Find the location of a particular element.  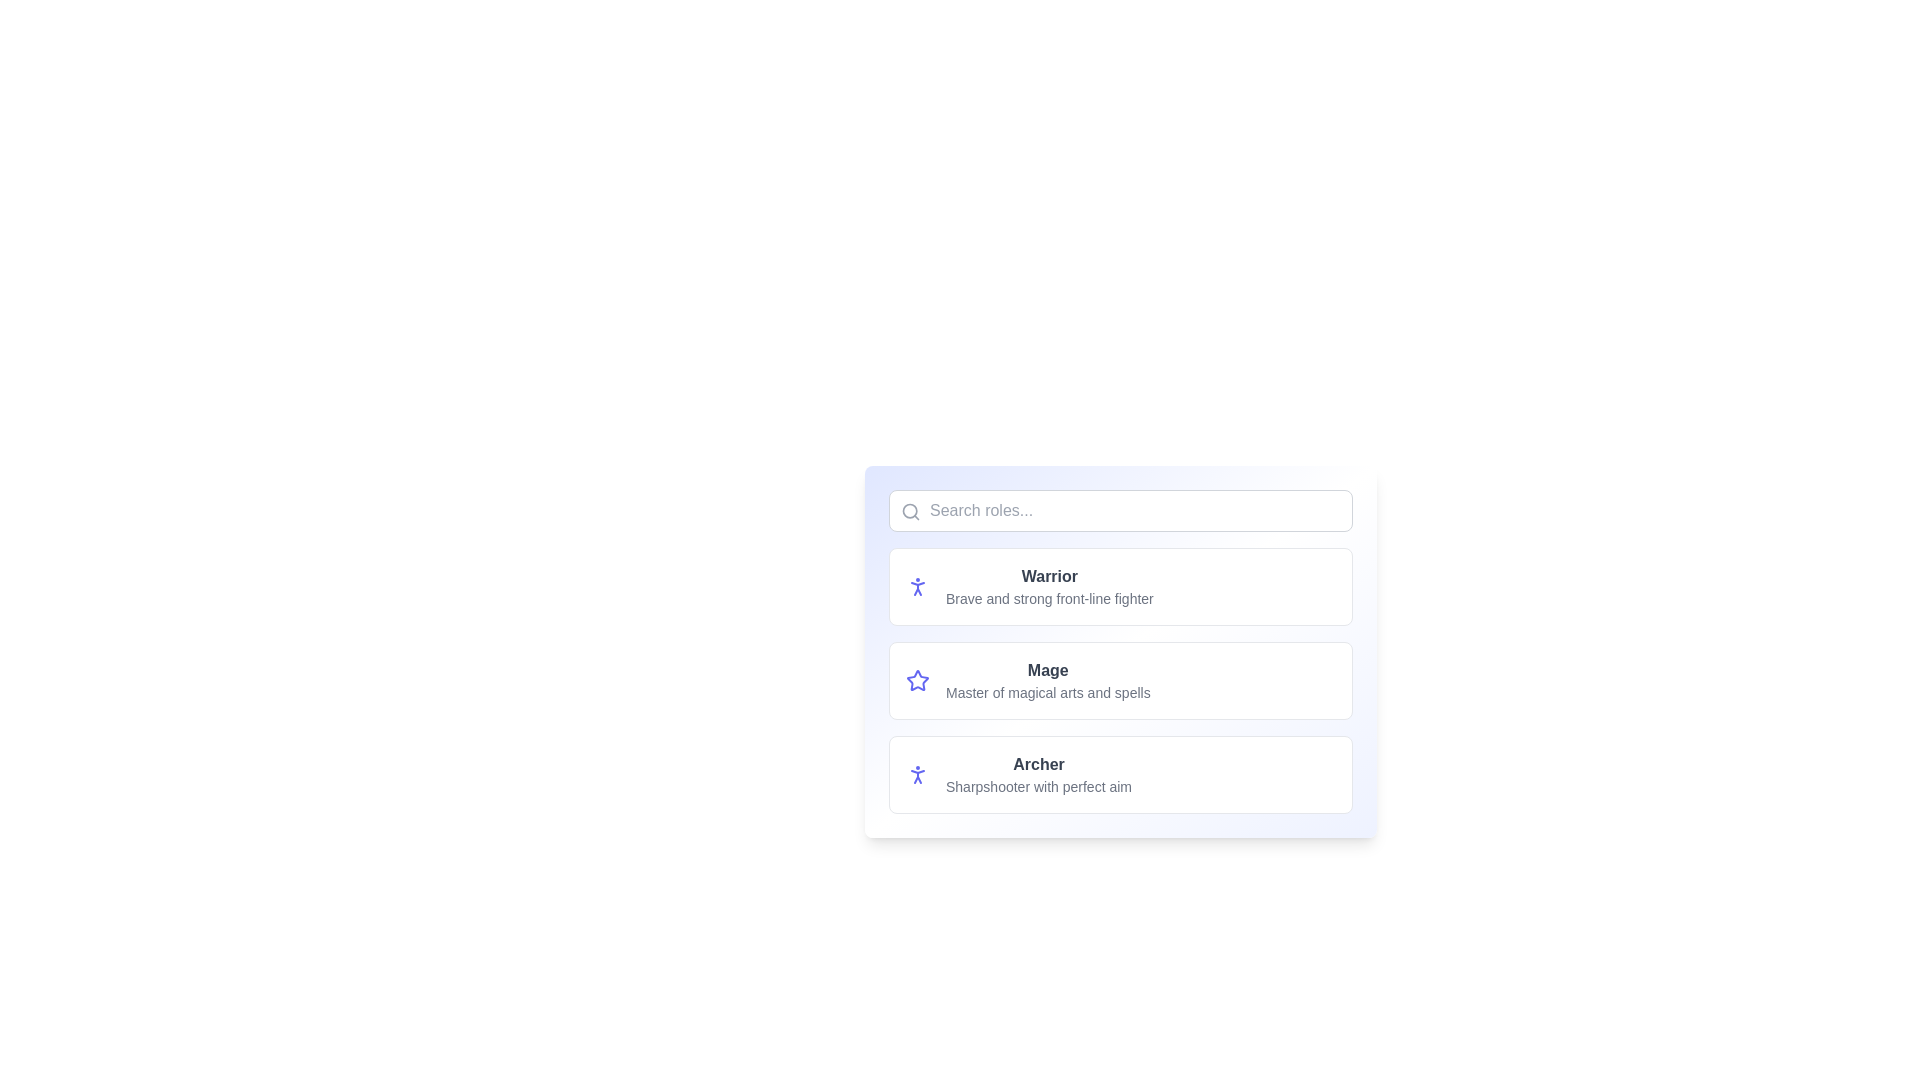

the text label that says 'Sharpshooter with perfect aim', which is styled in a smaller font size and light gray color, located directly beneath the bold title 'Archer' is located at coordinates (1038, 785).